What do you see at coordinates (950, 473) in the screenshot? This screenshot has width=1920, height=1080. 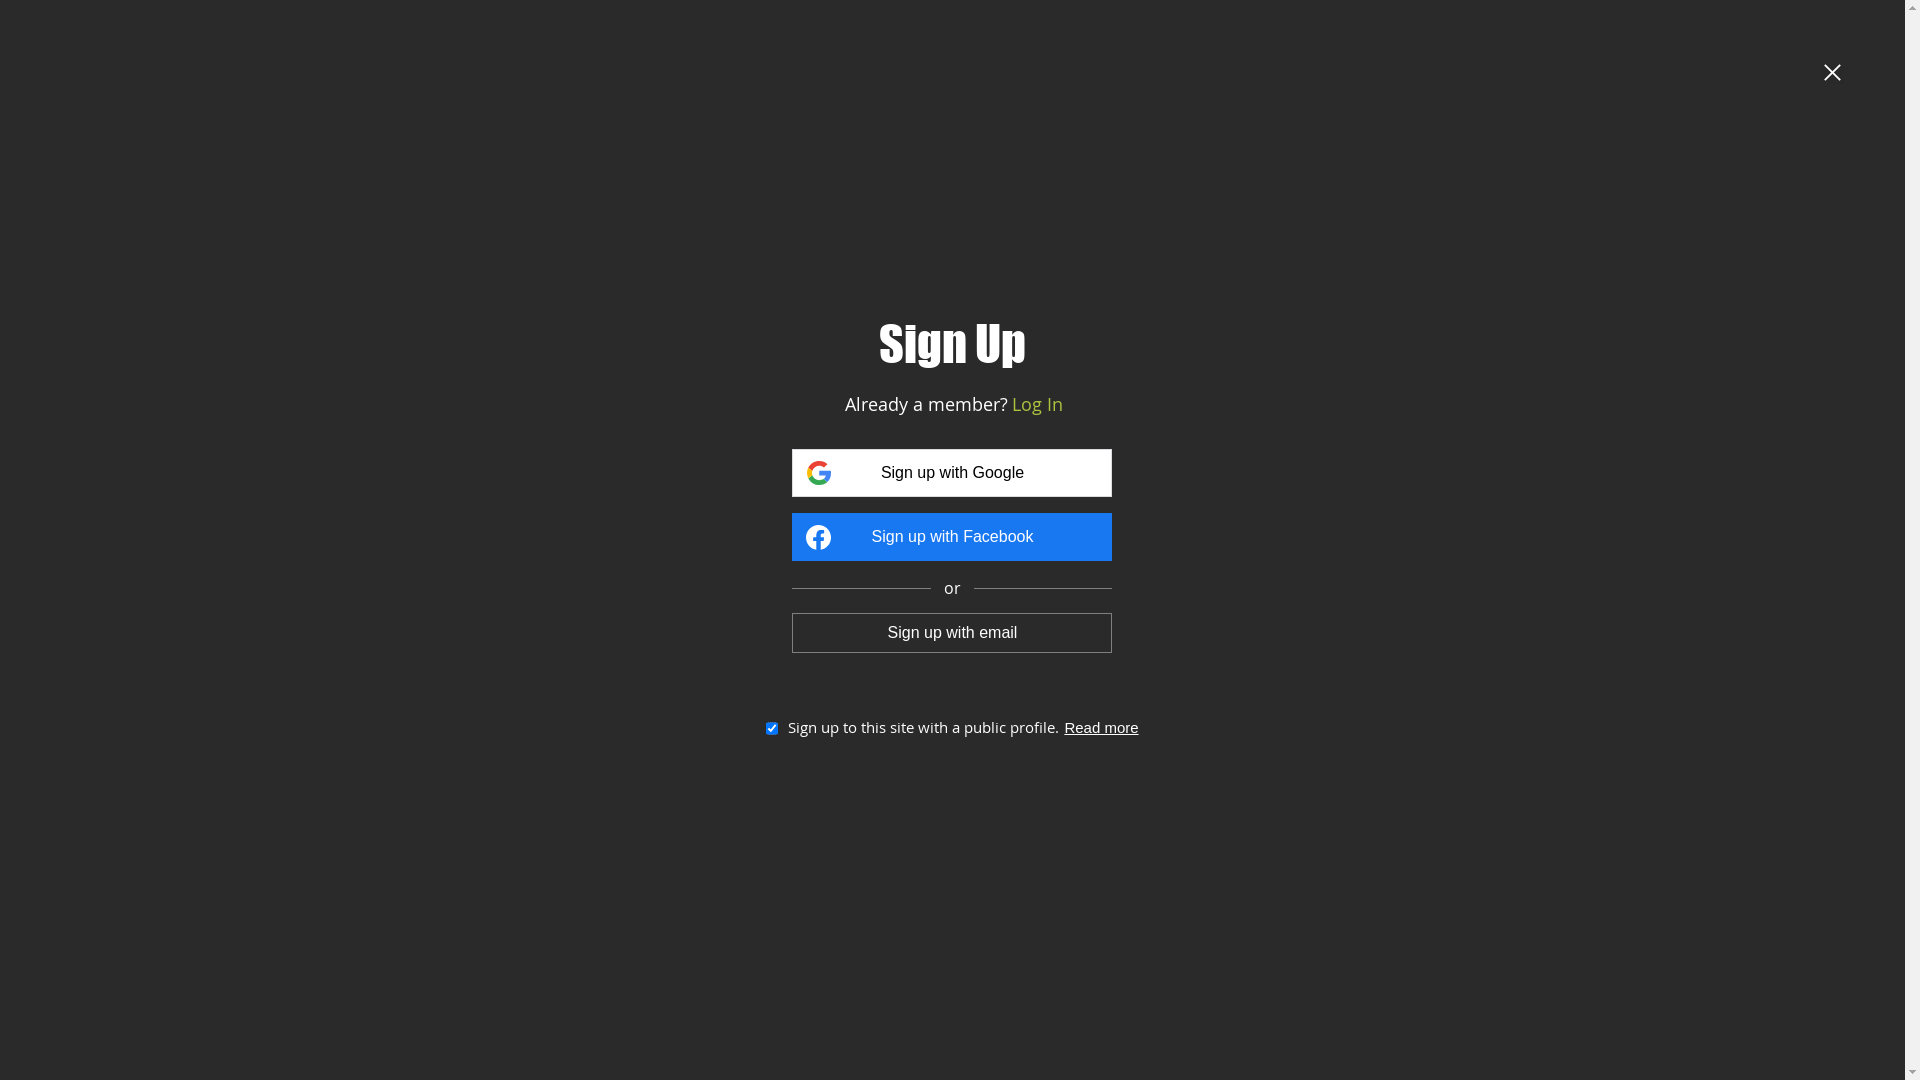 I see `'Sign up with Google'` at bounding box center [950, 473].